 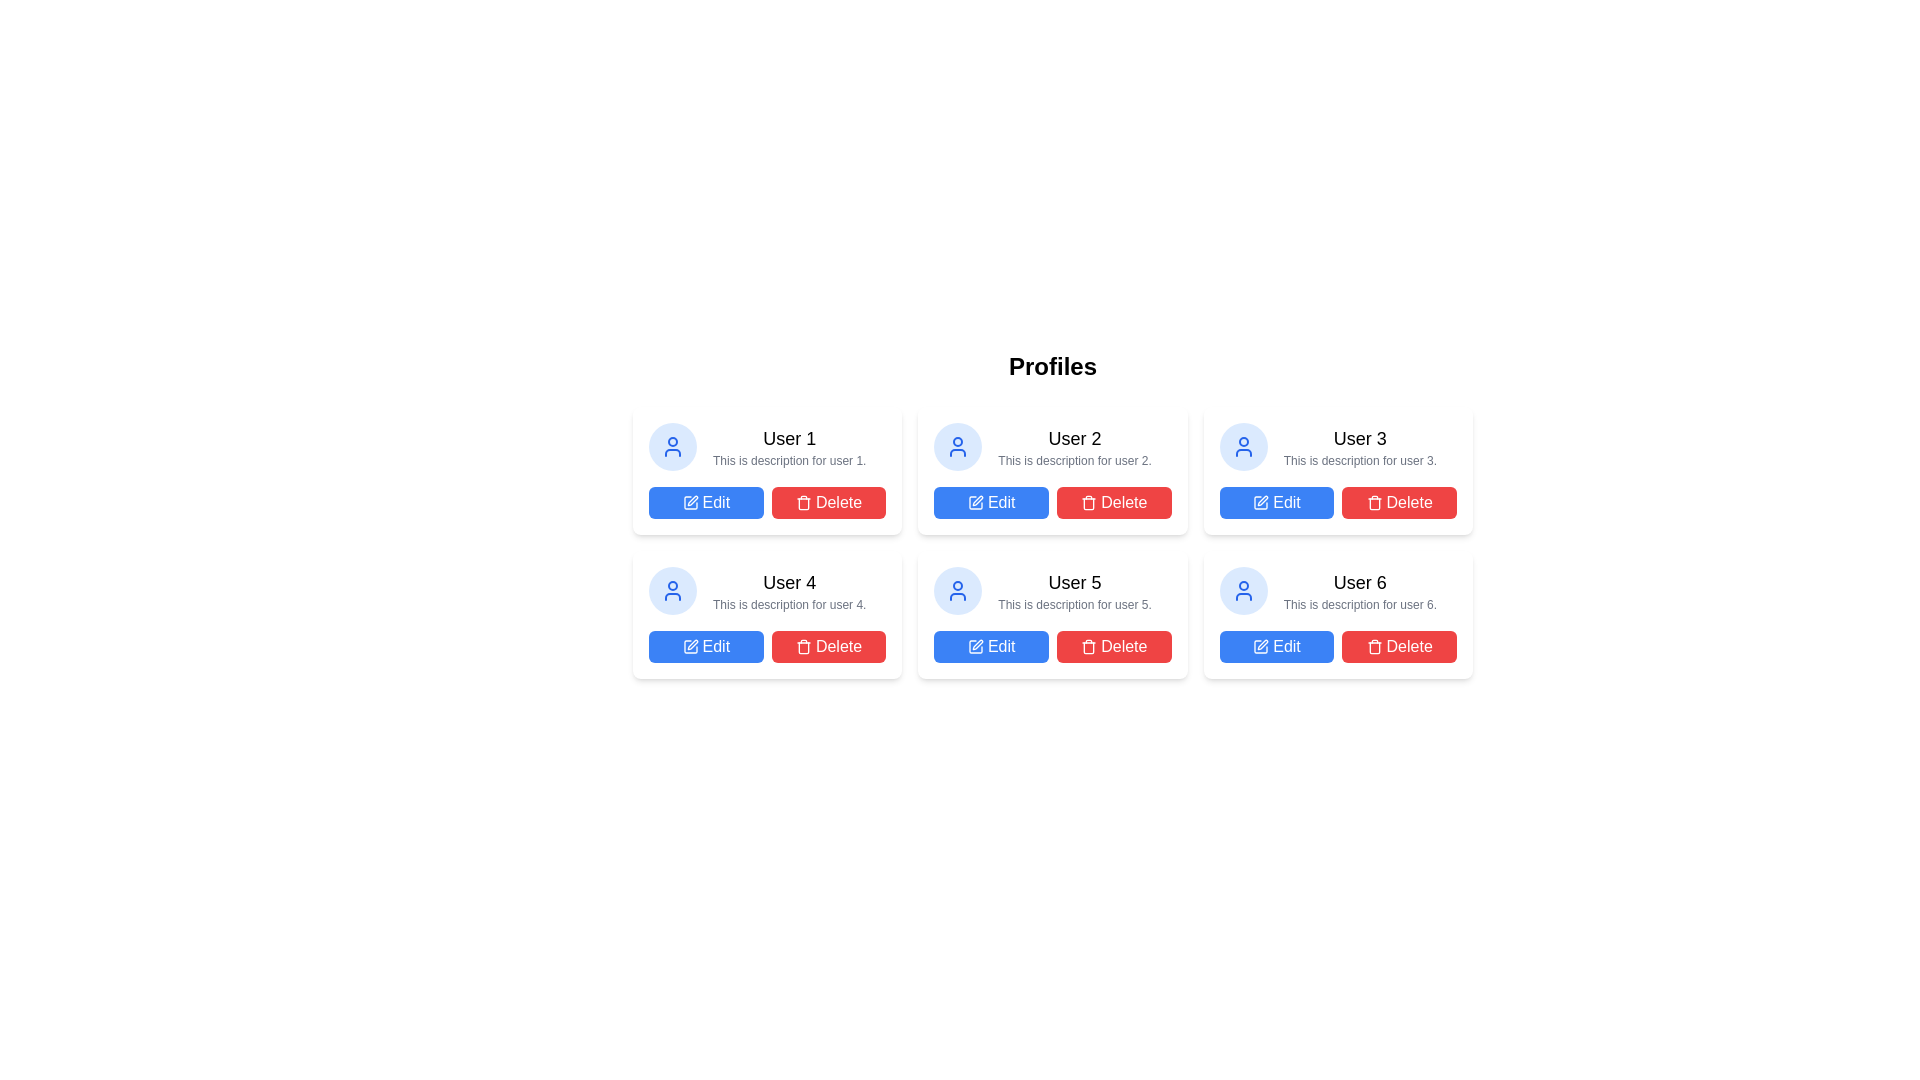 I want to click on the 'Edit' button which contains a small pen icon, located under 'User 6' in the user profiles grid, so click(x=1260, y=647).